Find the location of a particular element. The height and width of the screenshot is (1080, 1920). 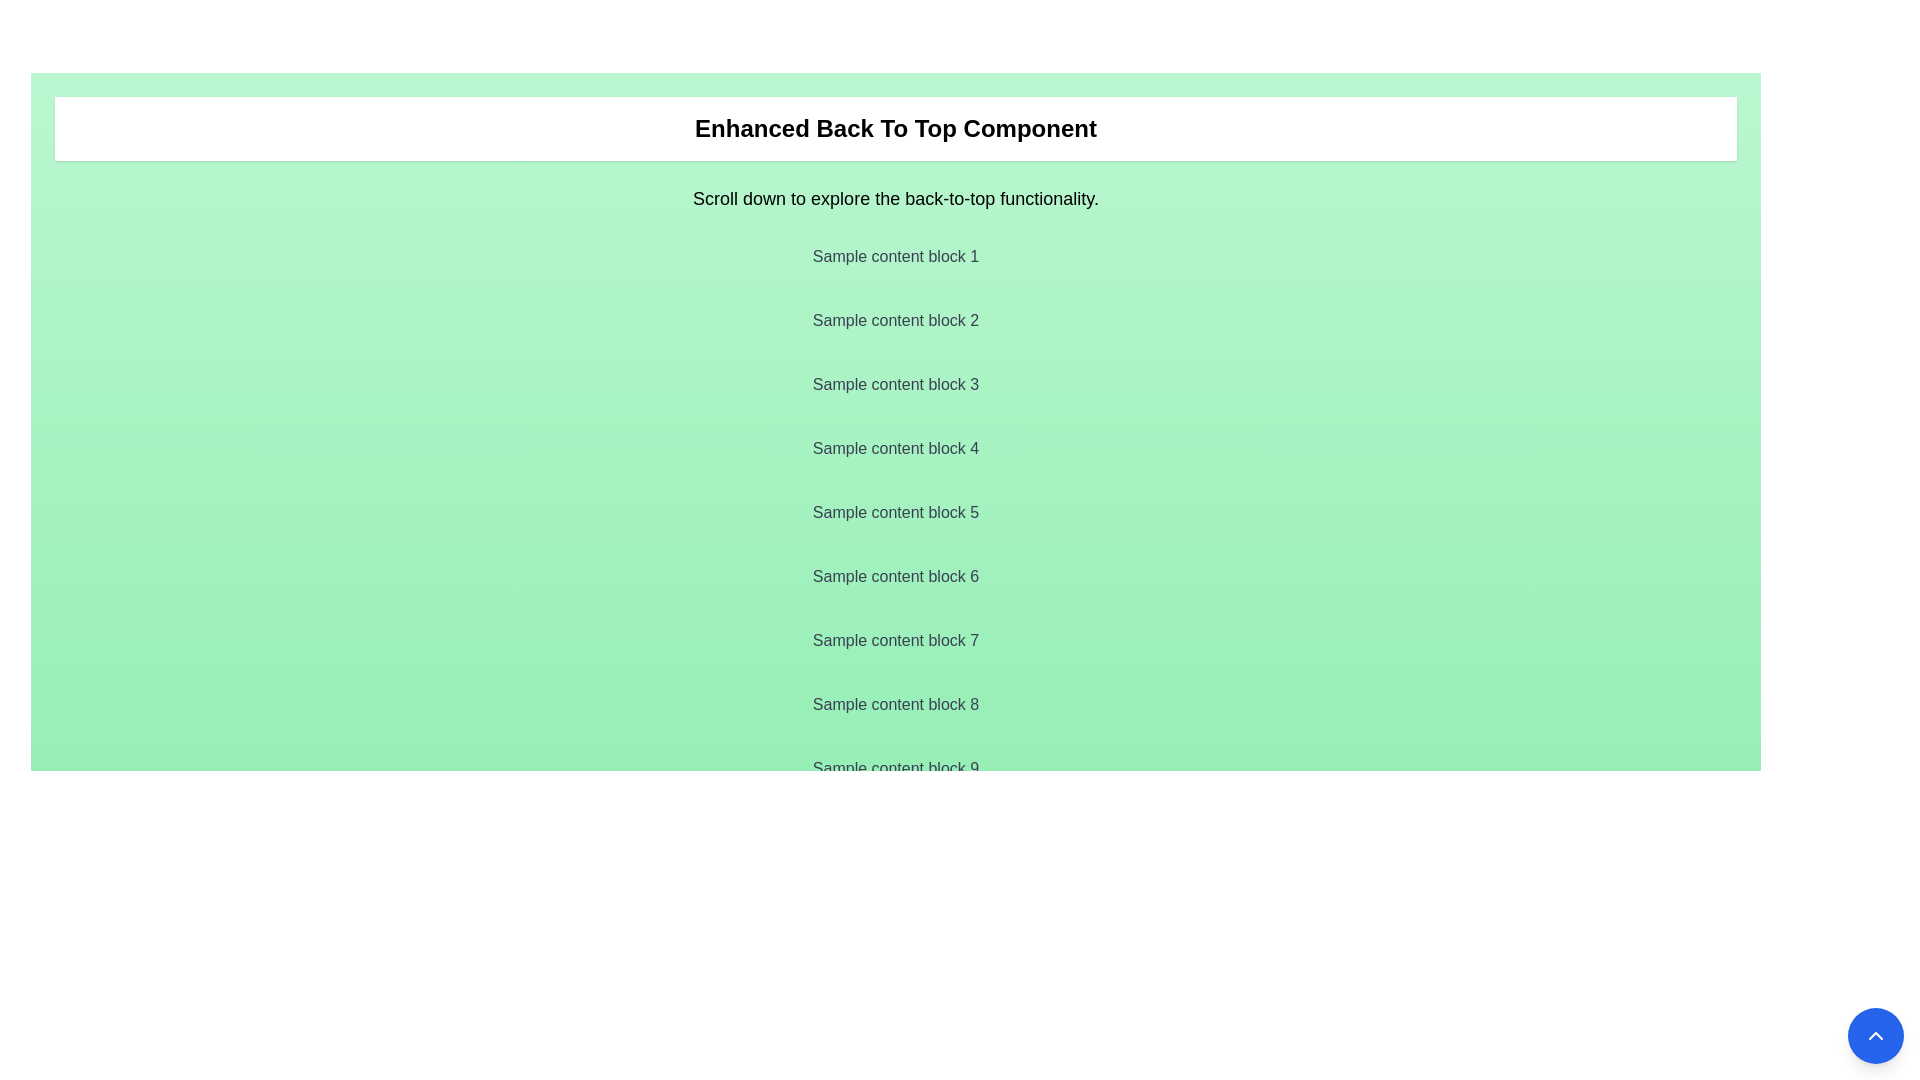

the text content of the text block that contains 'Sample content block 2', styled with a light-gray text color against a light-green background, positioned between 'Sample content block 1' and 'Sample content block 3' is located at coordinates (895, 319).